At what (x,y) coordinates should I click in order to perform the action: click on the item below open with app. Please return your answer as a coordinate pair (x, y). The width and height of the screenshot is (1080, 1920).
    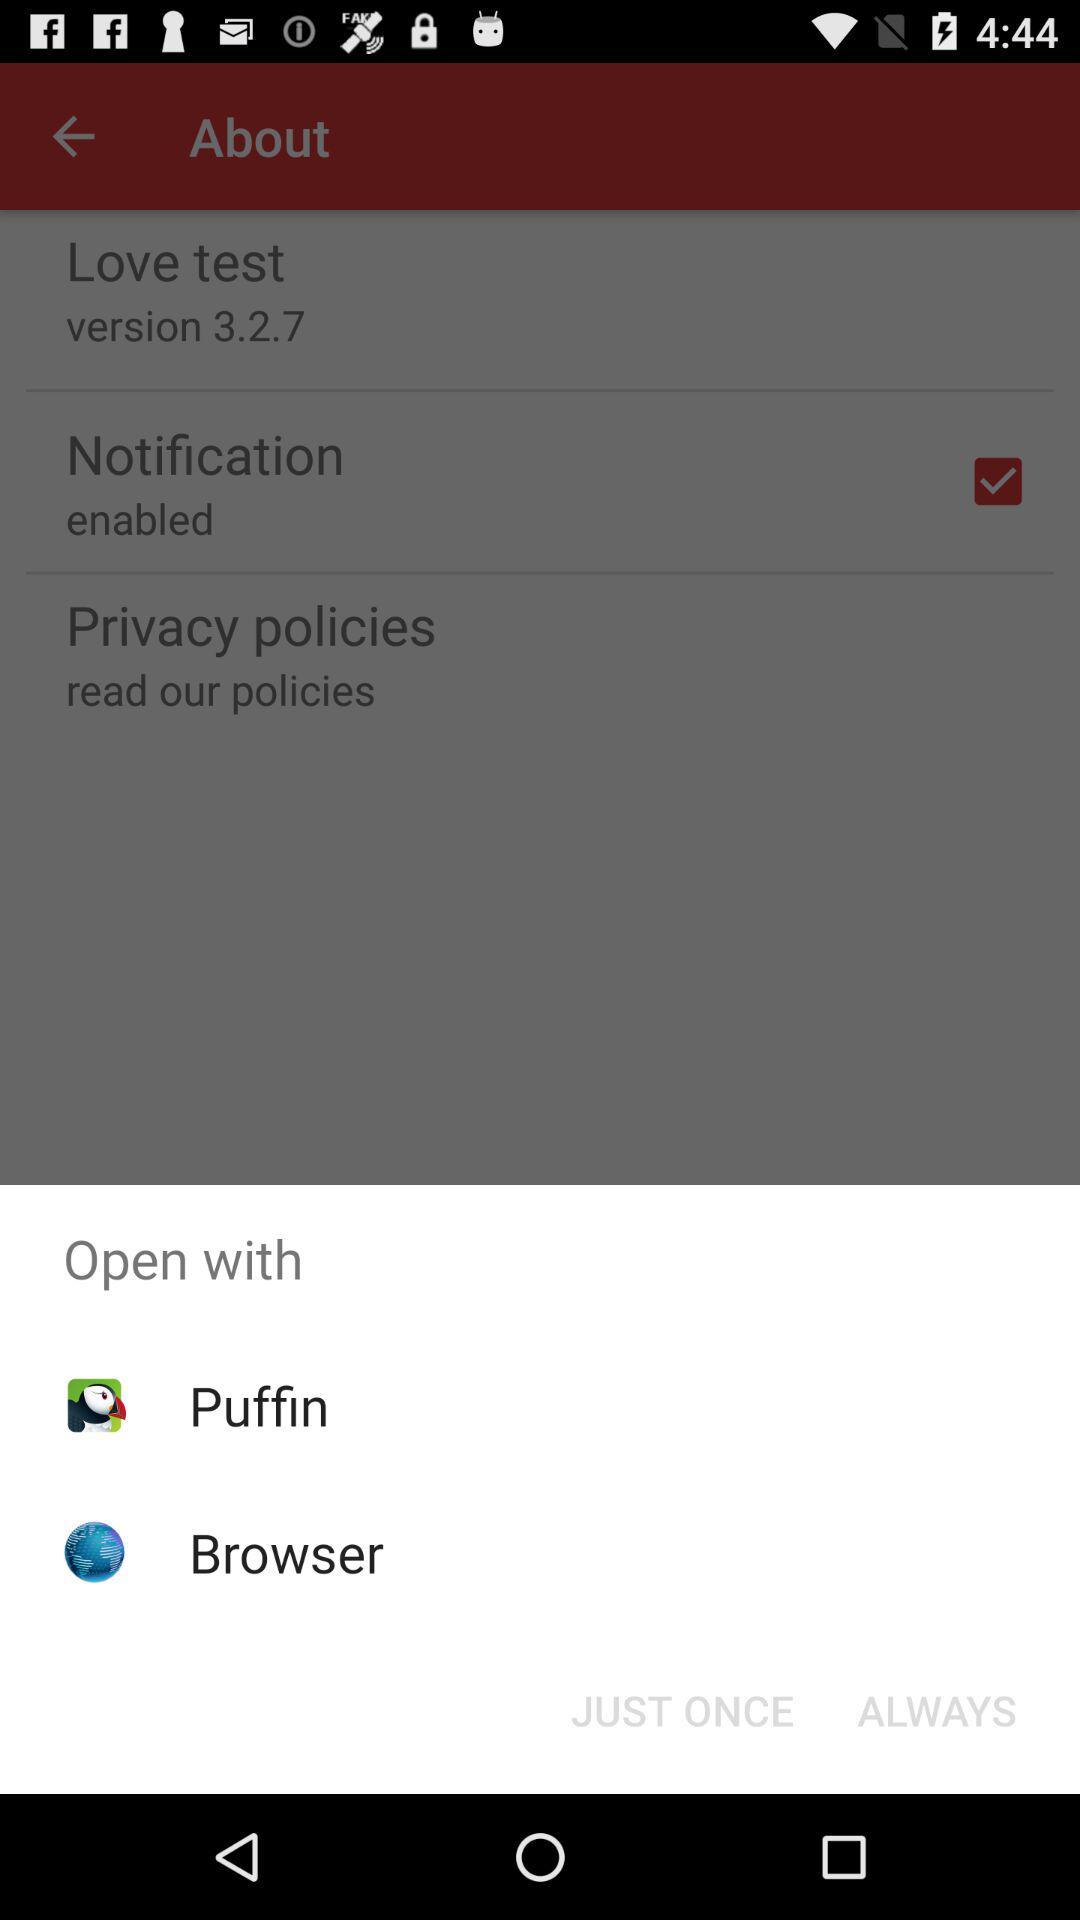
    Looking at the image, I should click on (937, 1708).